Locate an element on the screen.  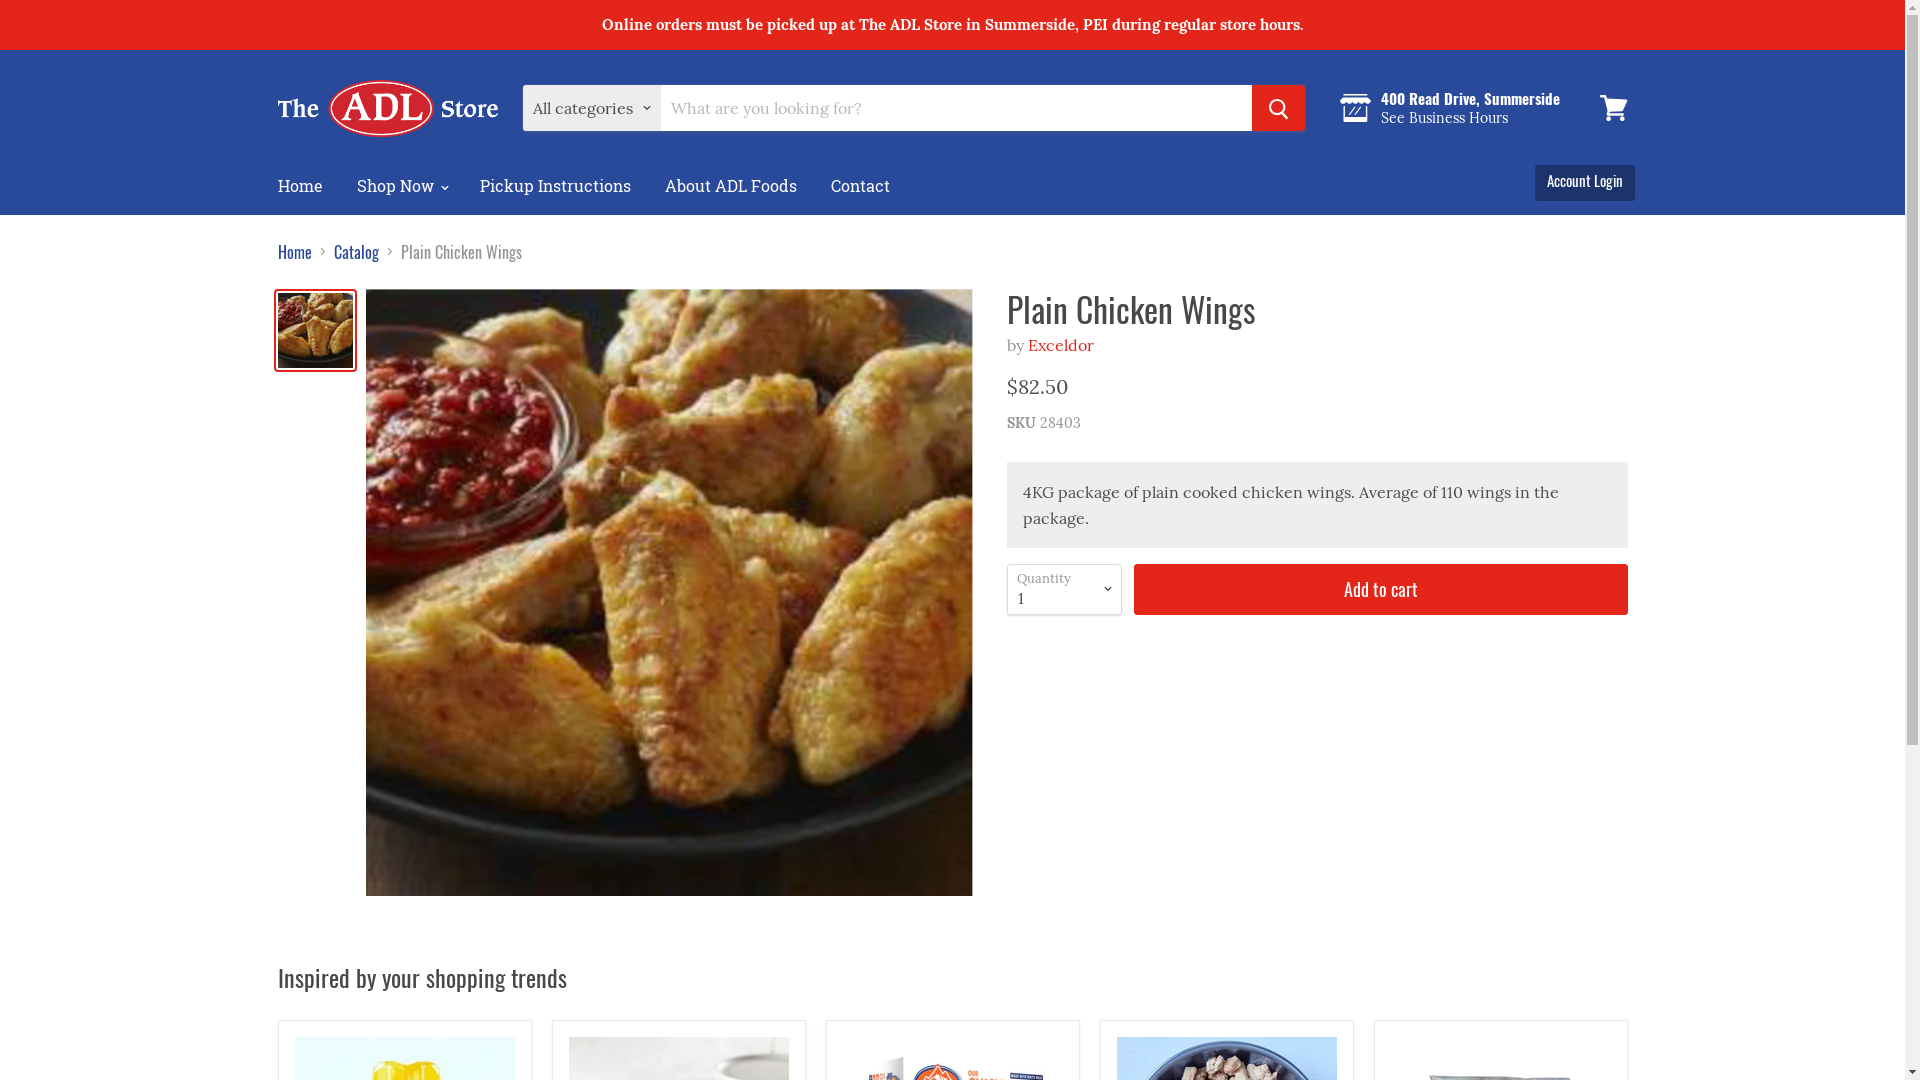
'About ADL Foods' is located at coordinates (729, 185).